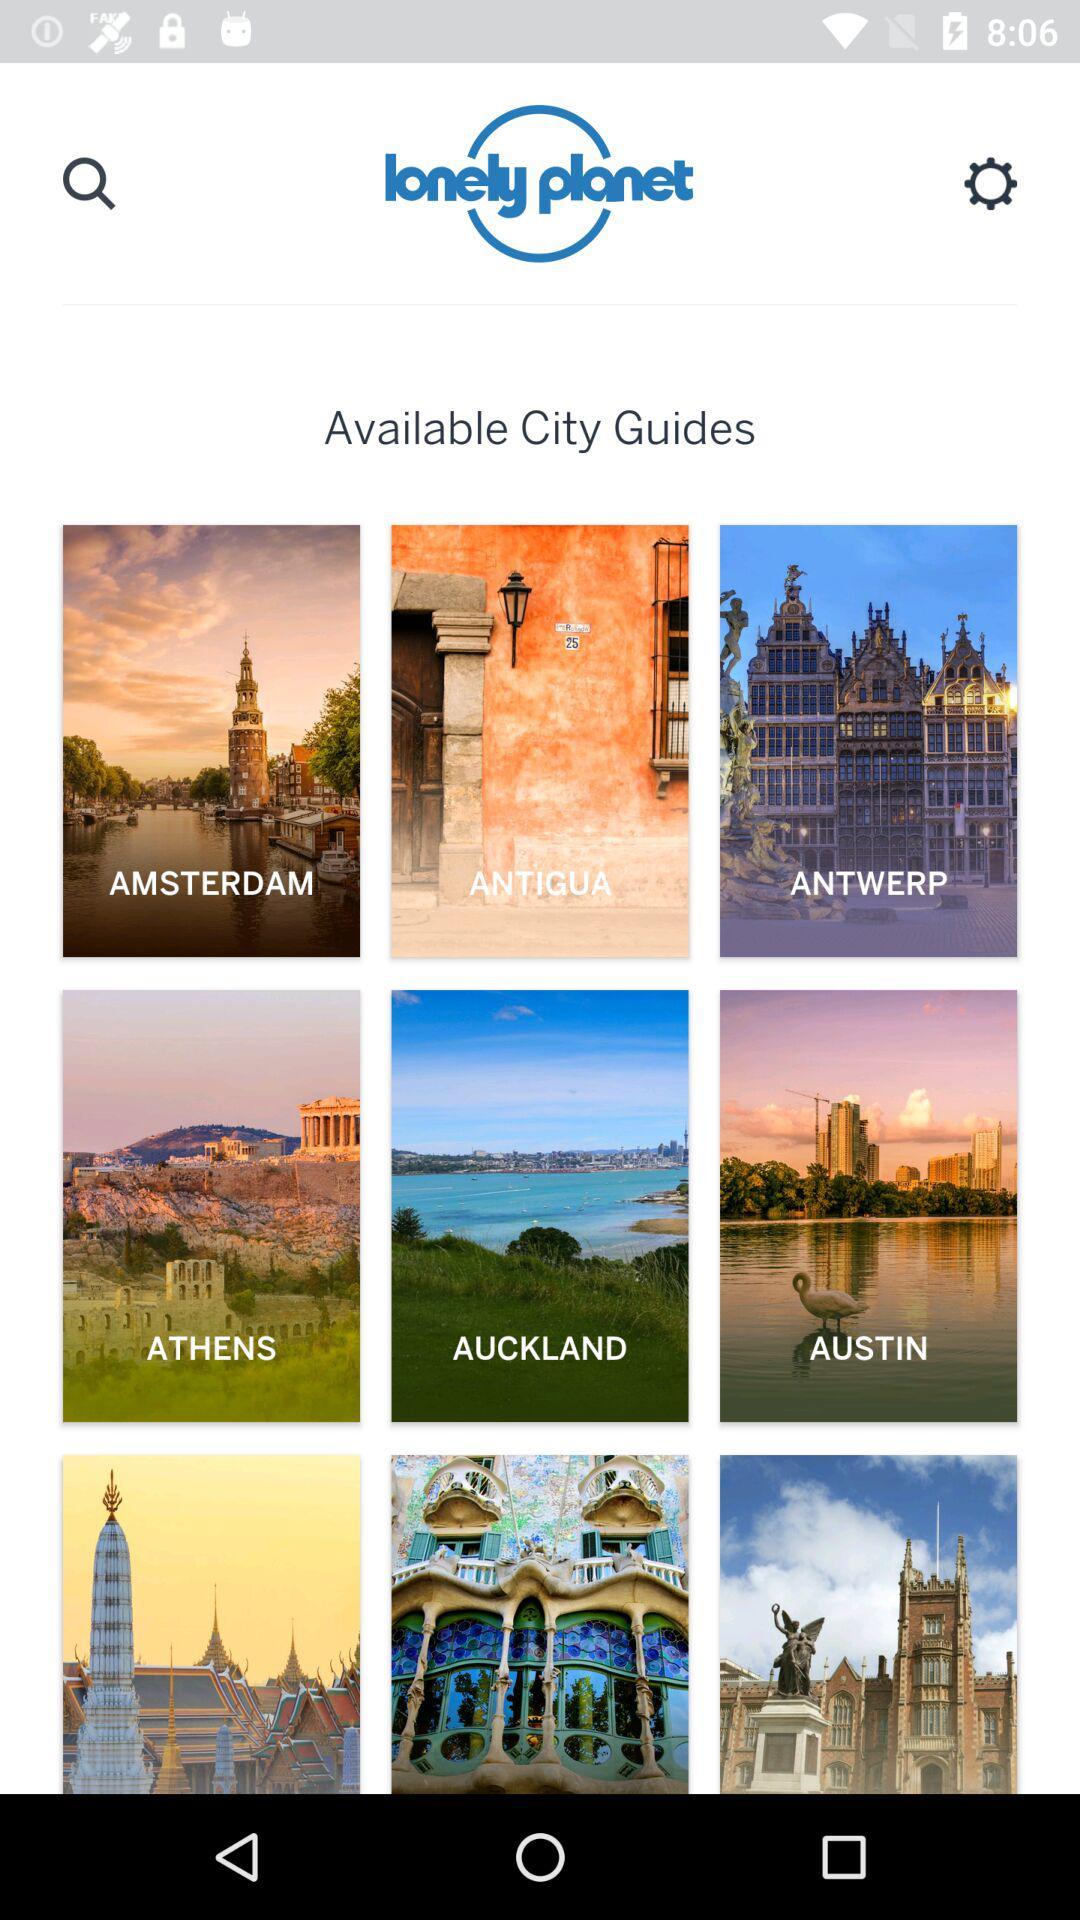 The width and height of the screenshot is (1080, 1920). Describe the element at coordinates (990, 183) in the screenshot. I see `the item at the top right corner` at that location.